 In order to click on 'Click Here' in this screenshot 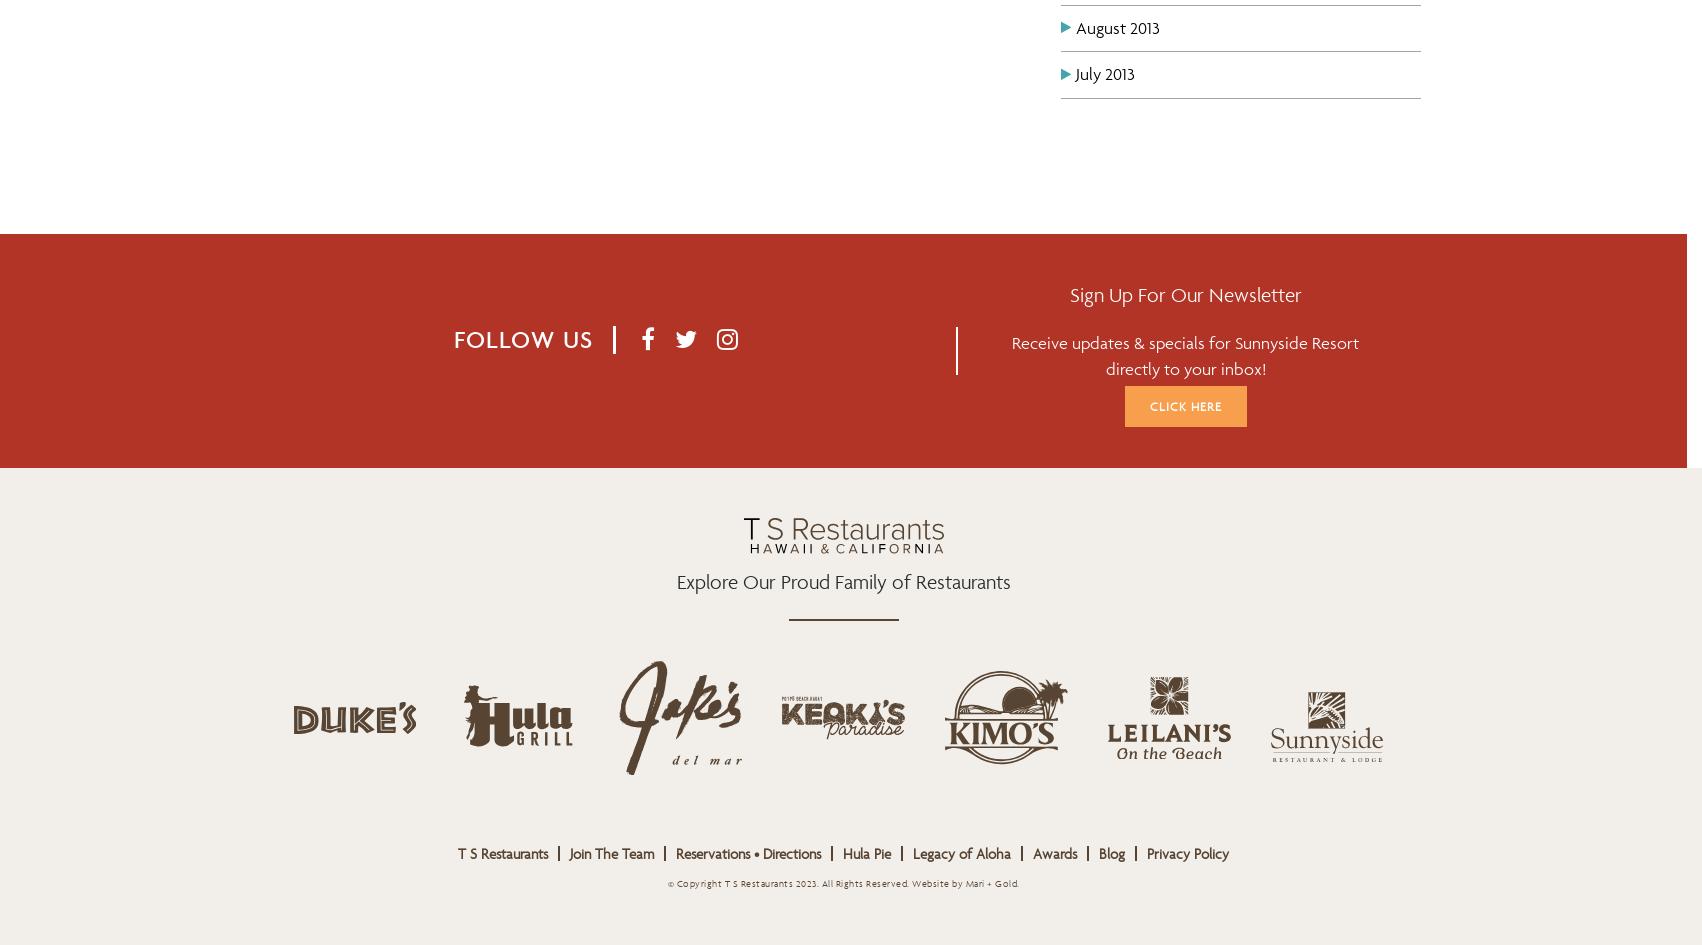, I will do `click(1149, 405)`.